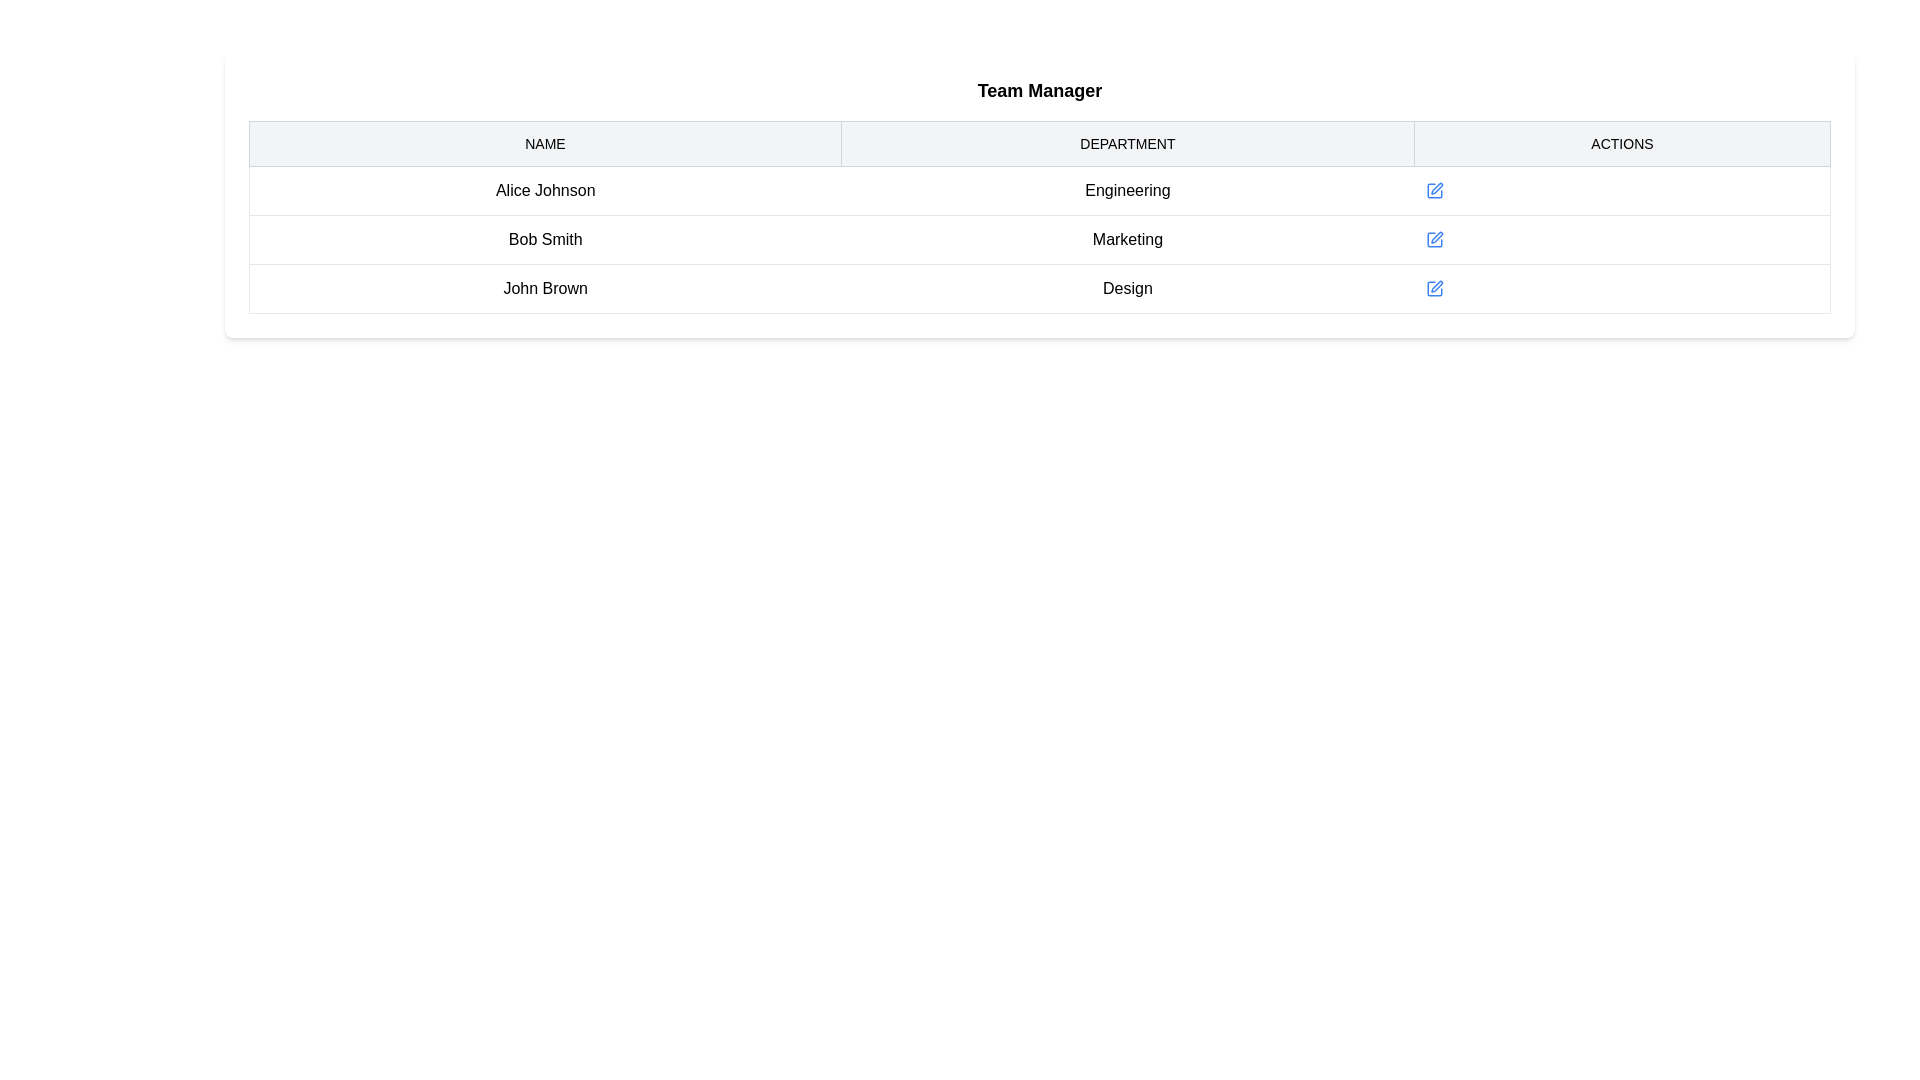  What do you see at coordinates (1434, 191) in the screenshot?
I see `the blue pen icon button in the Actions column of the first row to initiate the edit action for the Engineering department entry` at bounding box center [1434, 191].